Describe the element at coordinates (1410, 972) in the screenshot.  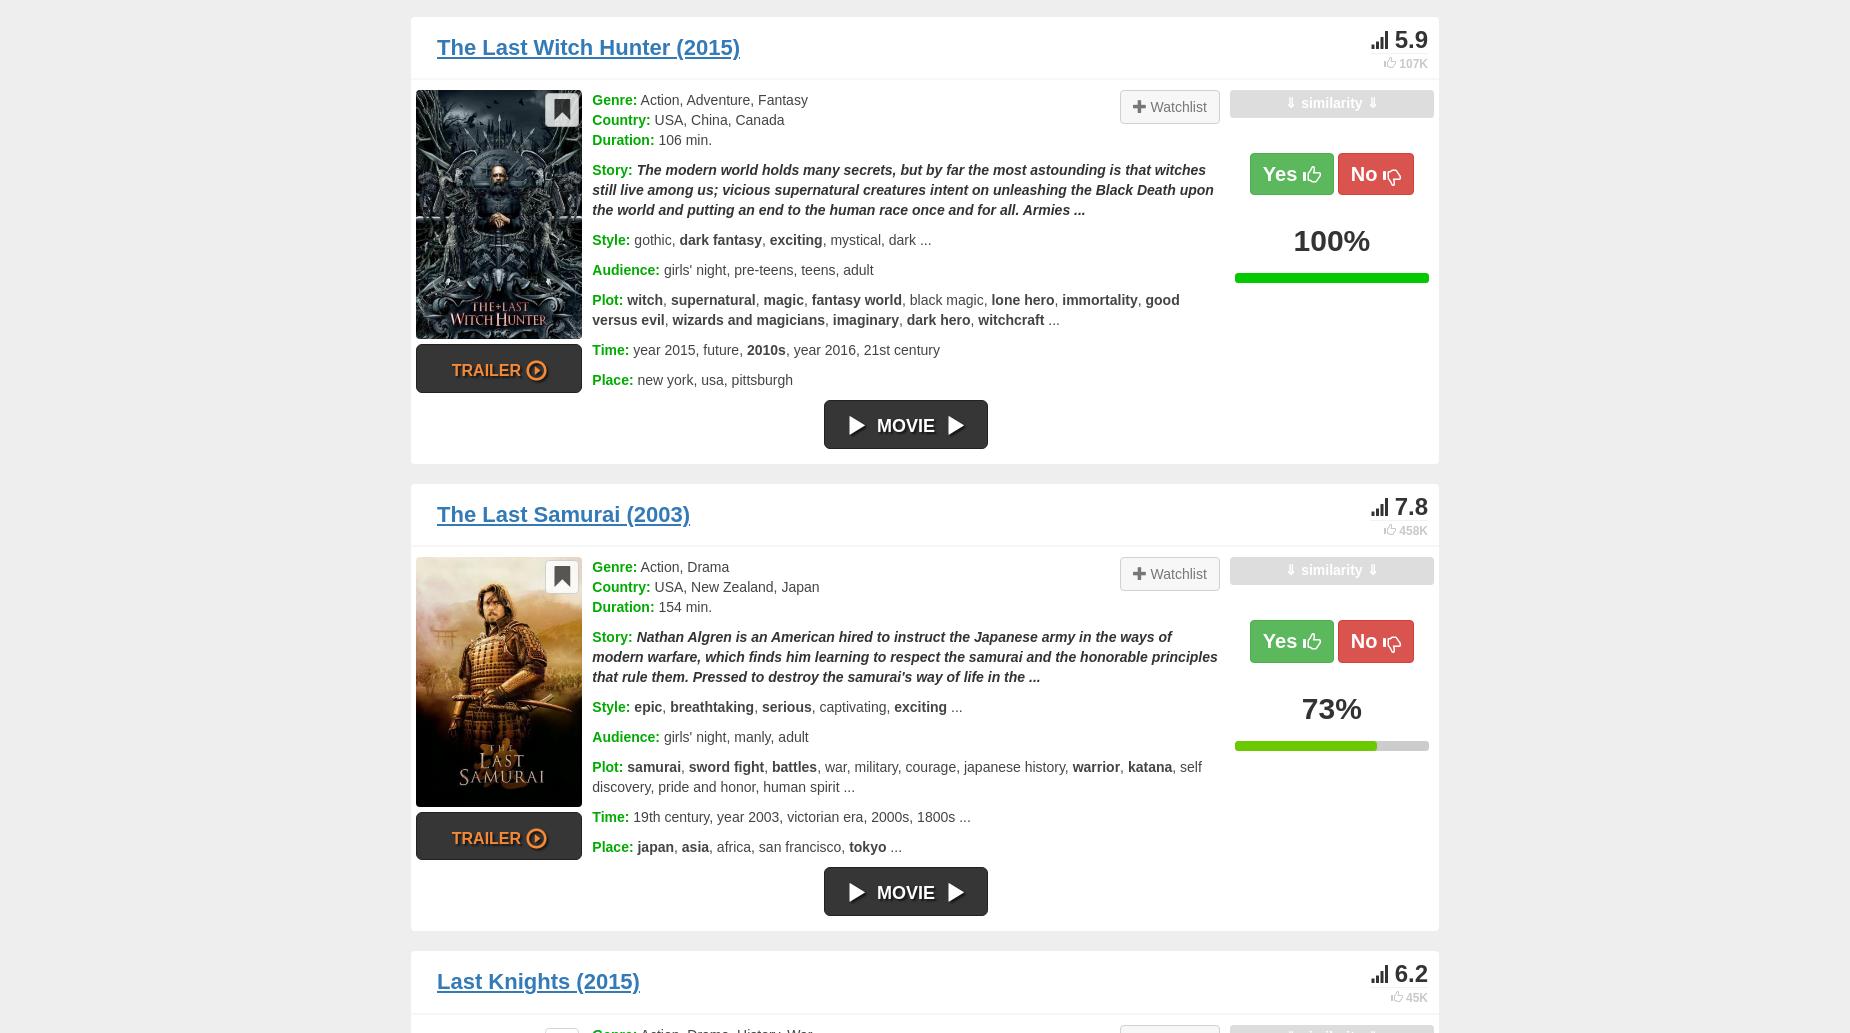
I see `'6.2'` at that location.